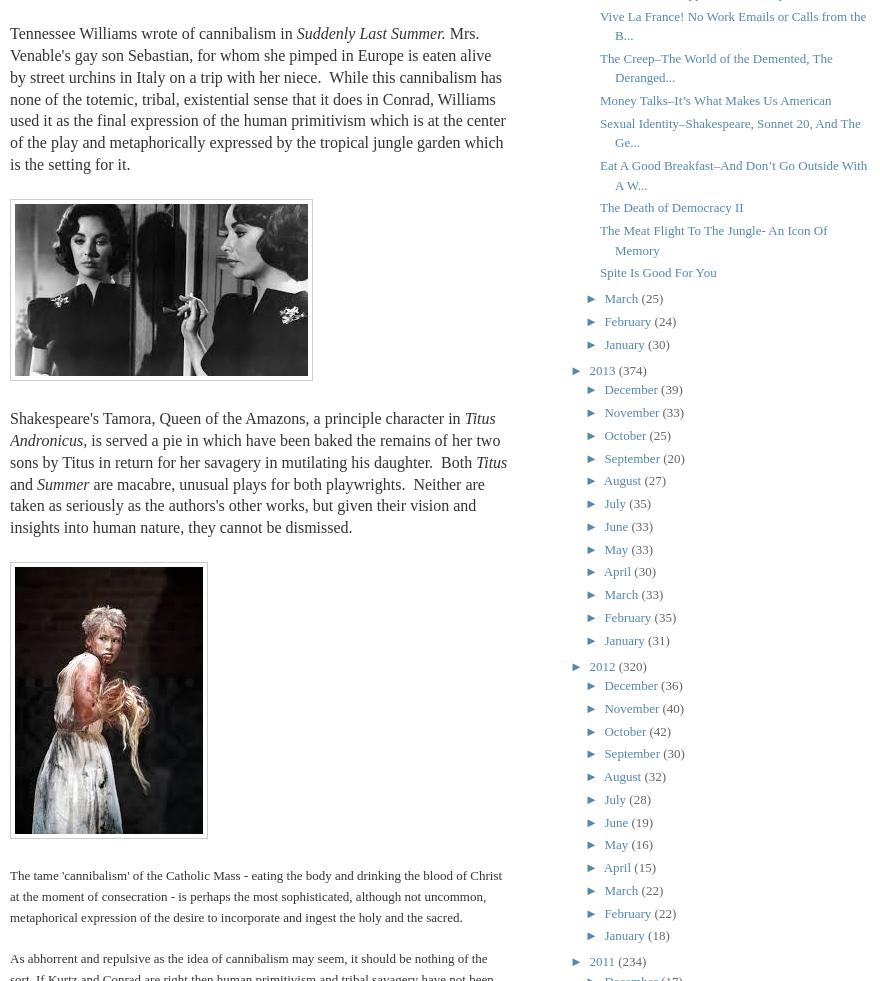 Image resolution: width=880 pixels, height=981 pixels. Describe the element at coordinates (246, 505) in the screenshot. I see `'are macabre, unusual plays for both playwrights.  Neither are taken as seriously as the authors's other works, but given their vision and insights into human nature, they cannot be dismissed.'` at that location.